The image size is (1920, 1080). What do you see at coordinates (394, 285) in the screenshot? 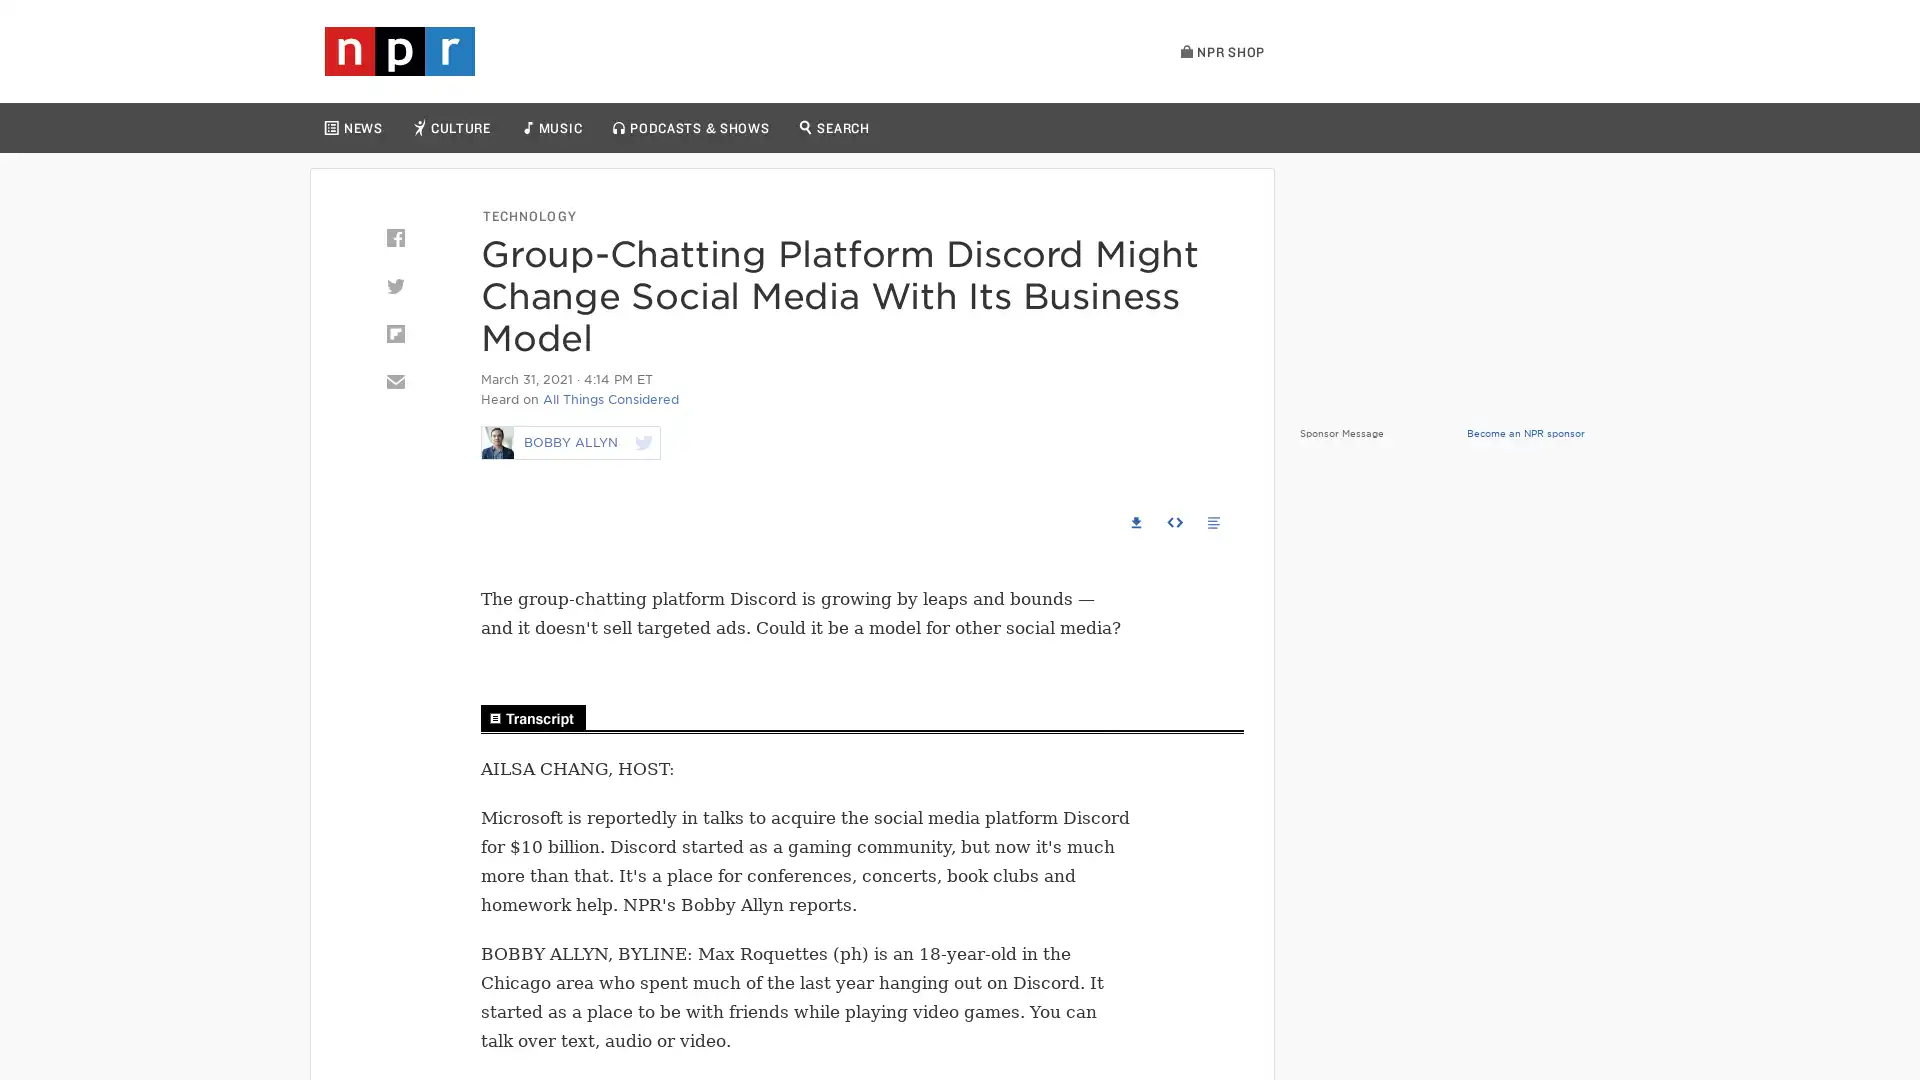
I see `Twitter` at bounding box center [394, 285].